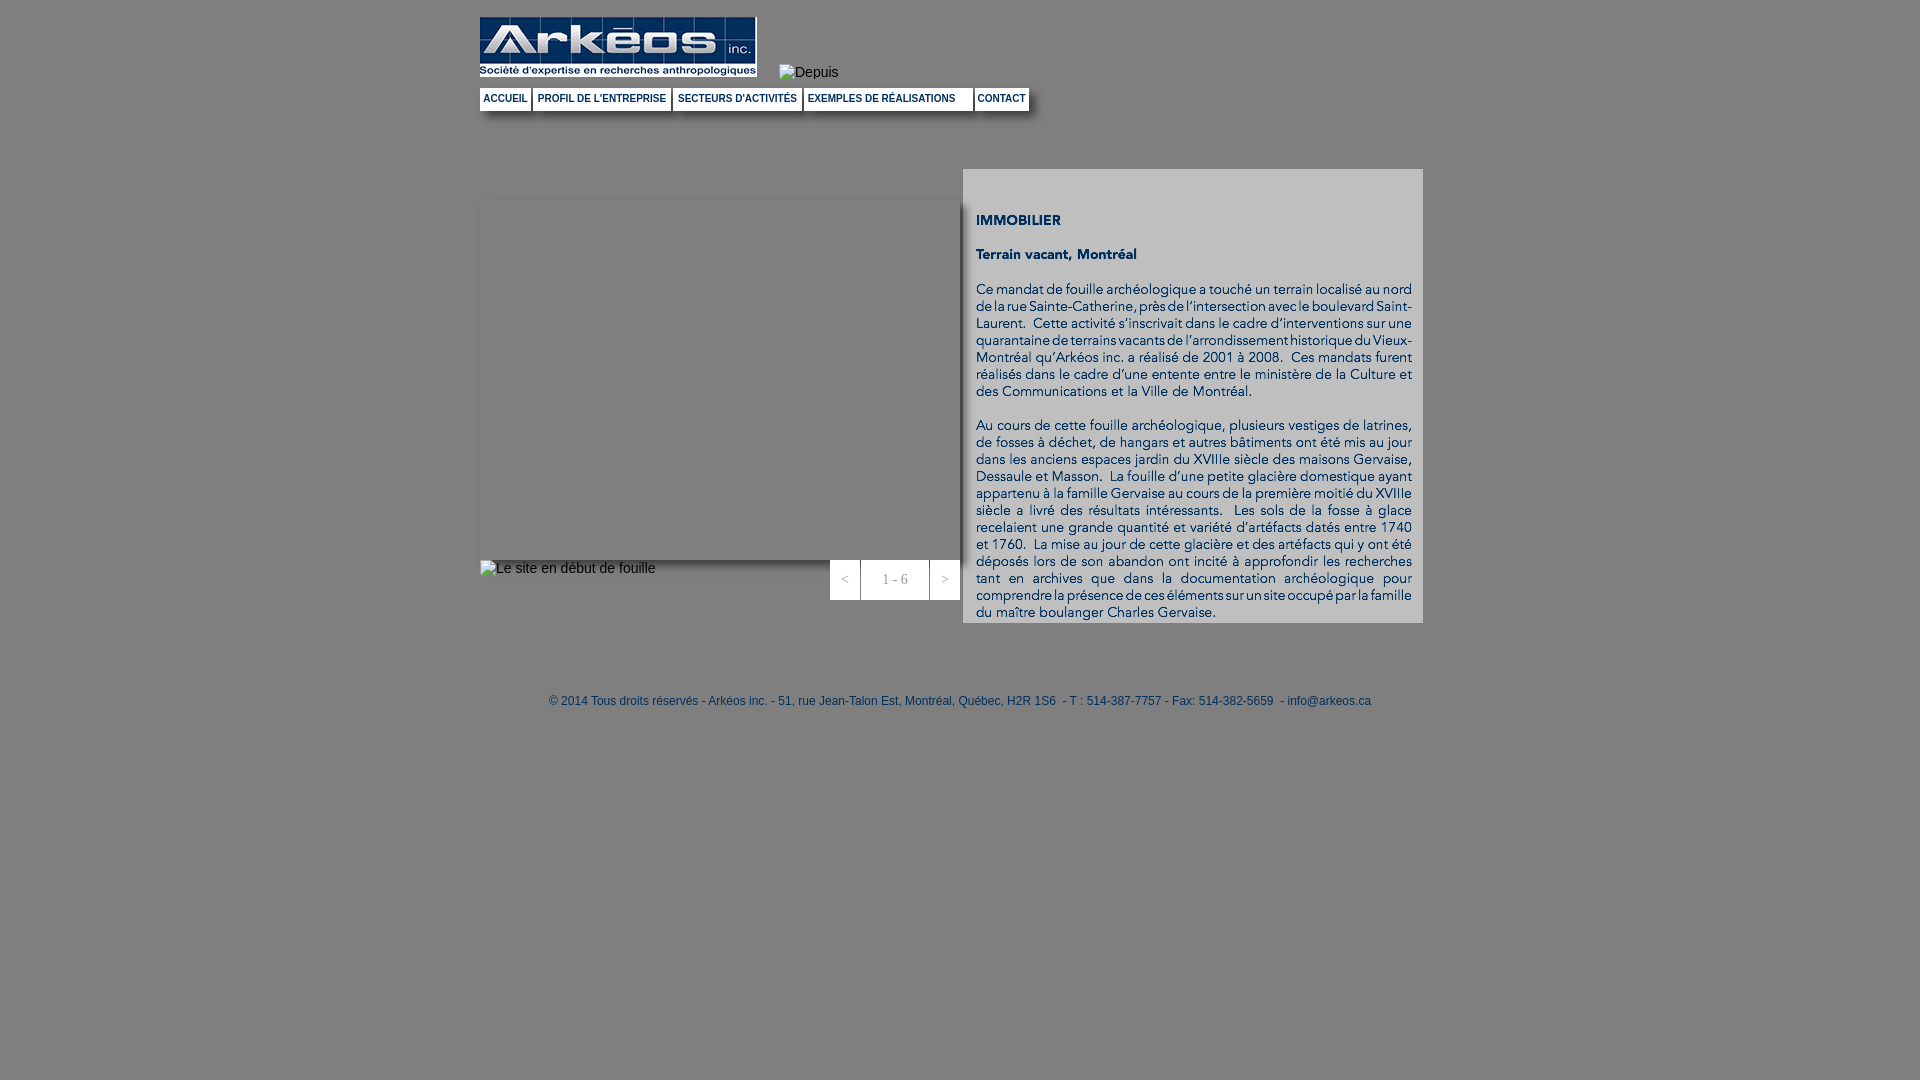 This screenshot has height=1080, width=1920. I want to click on 'CONTACT', so click(1002, 99).